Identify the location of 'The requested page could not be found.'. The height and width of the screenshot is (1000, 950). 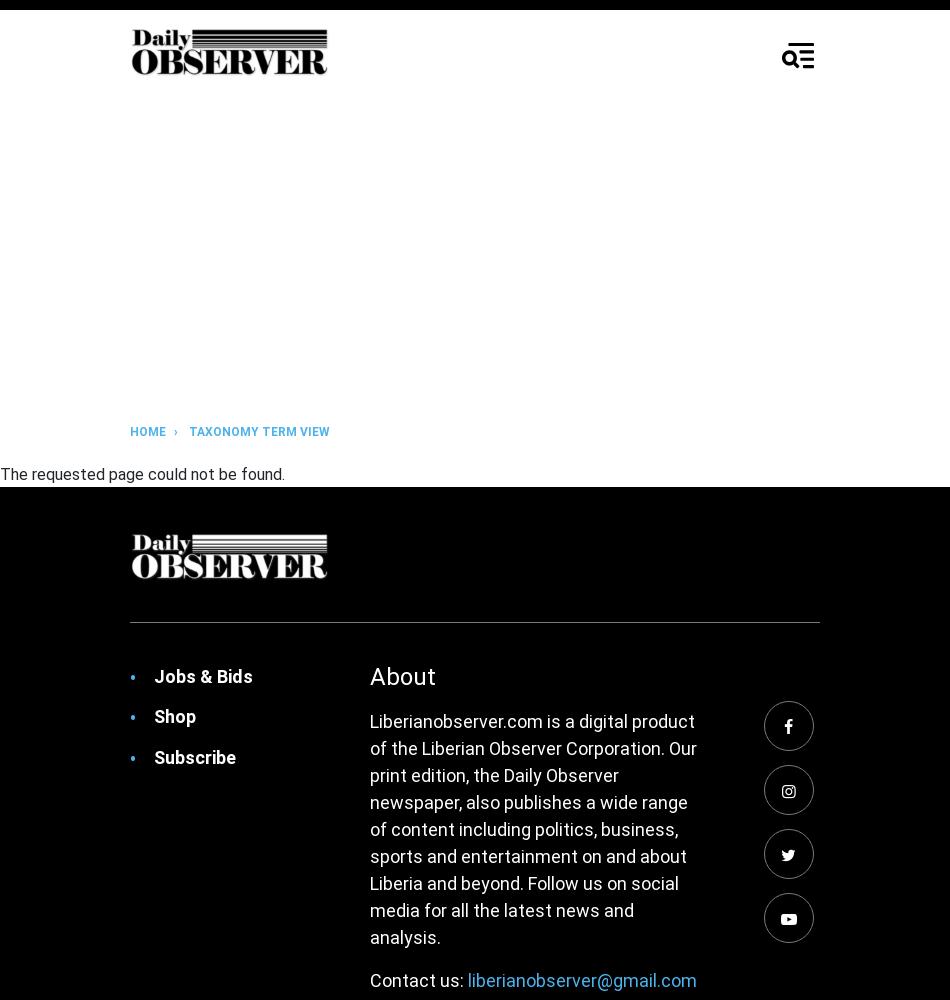
(142, 472).